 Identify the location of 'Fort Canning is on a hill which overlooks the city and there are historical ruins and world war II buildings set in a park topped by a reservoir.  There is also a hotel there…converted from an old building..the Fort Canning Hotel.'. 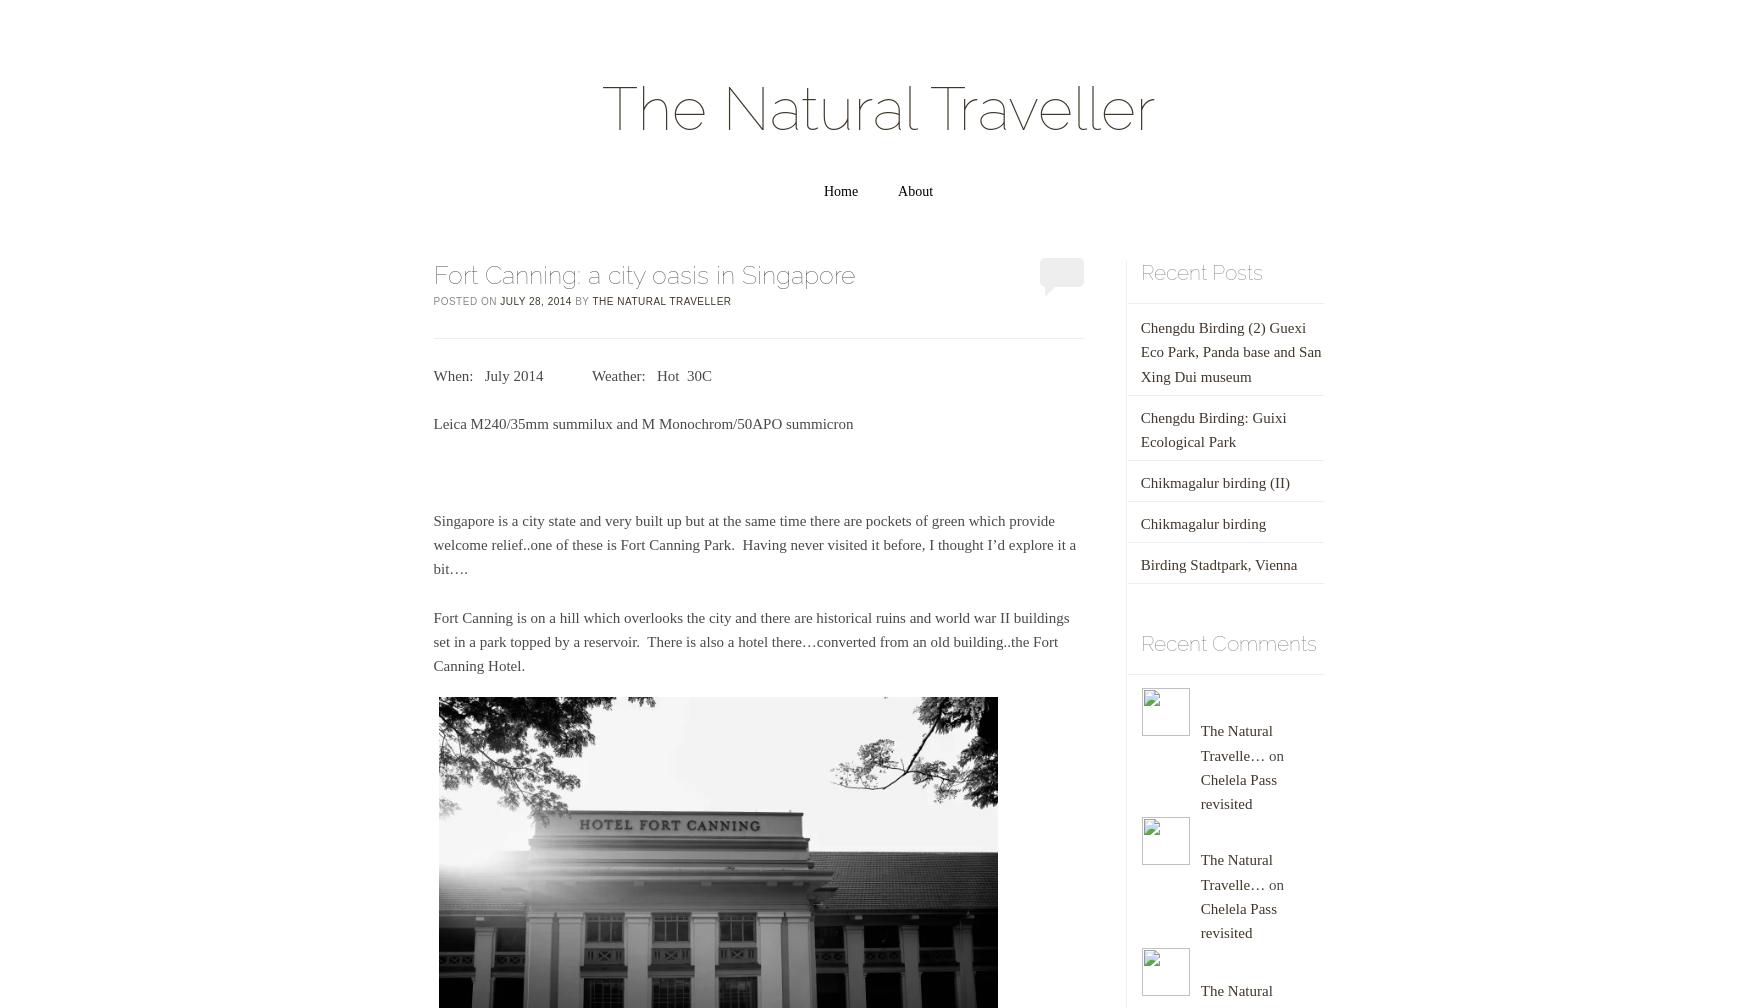
(749, 641).